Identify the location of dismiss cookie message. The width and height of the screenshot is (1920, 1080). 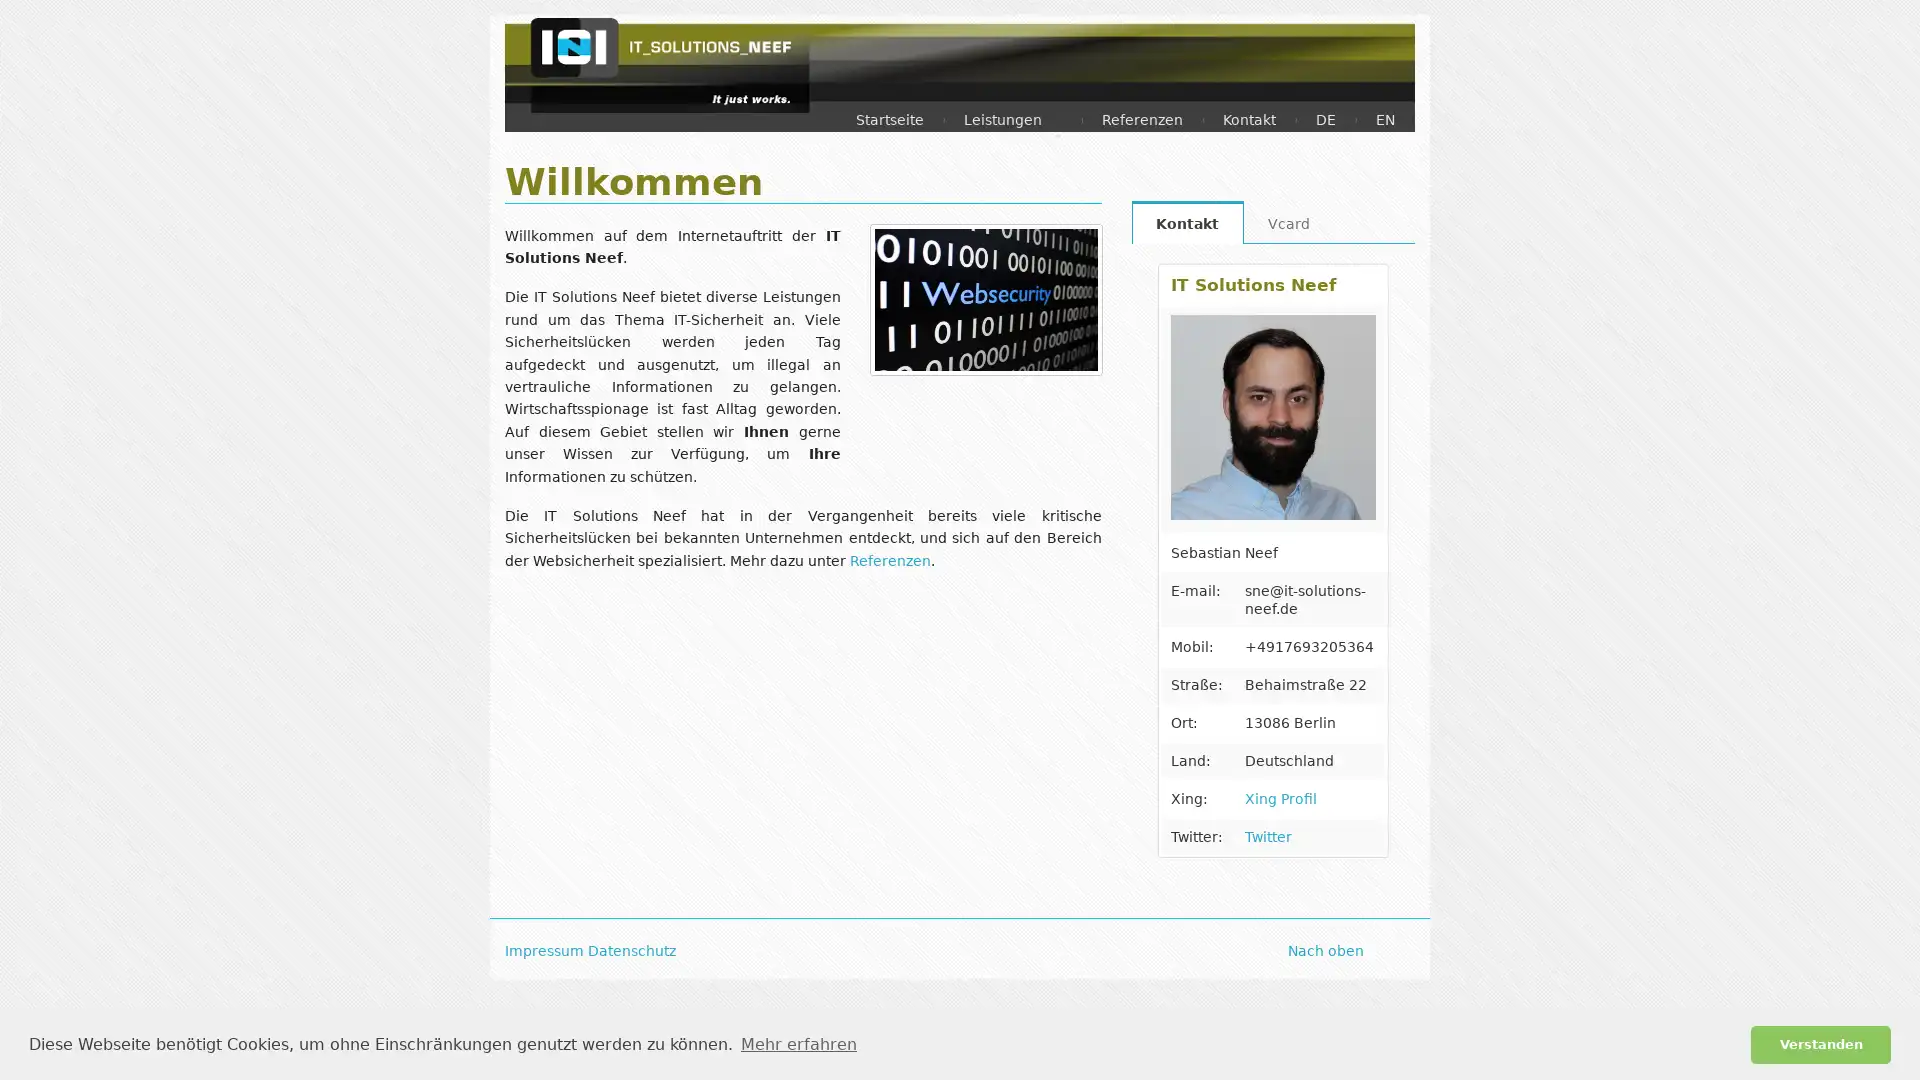
(1820, 1043).